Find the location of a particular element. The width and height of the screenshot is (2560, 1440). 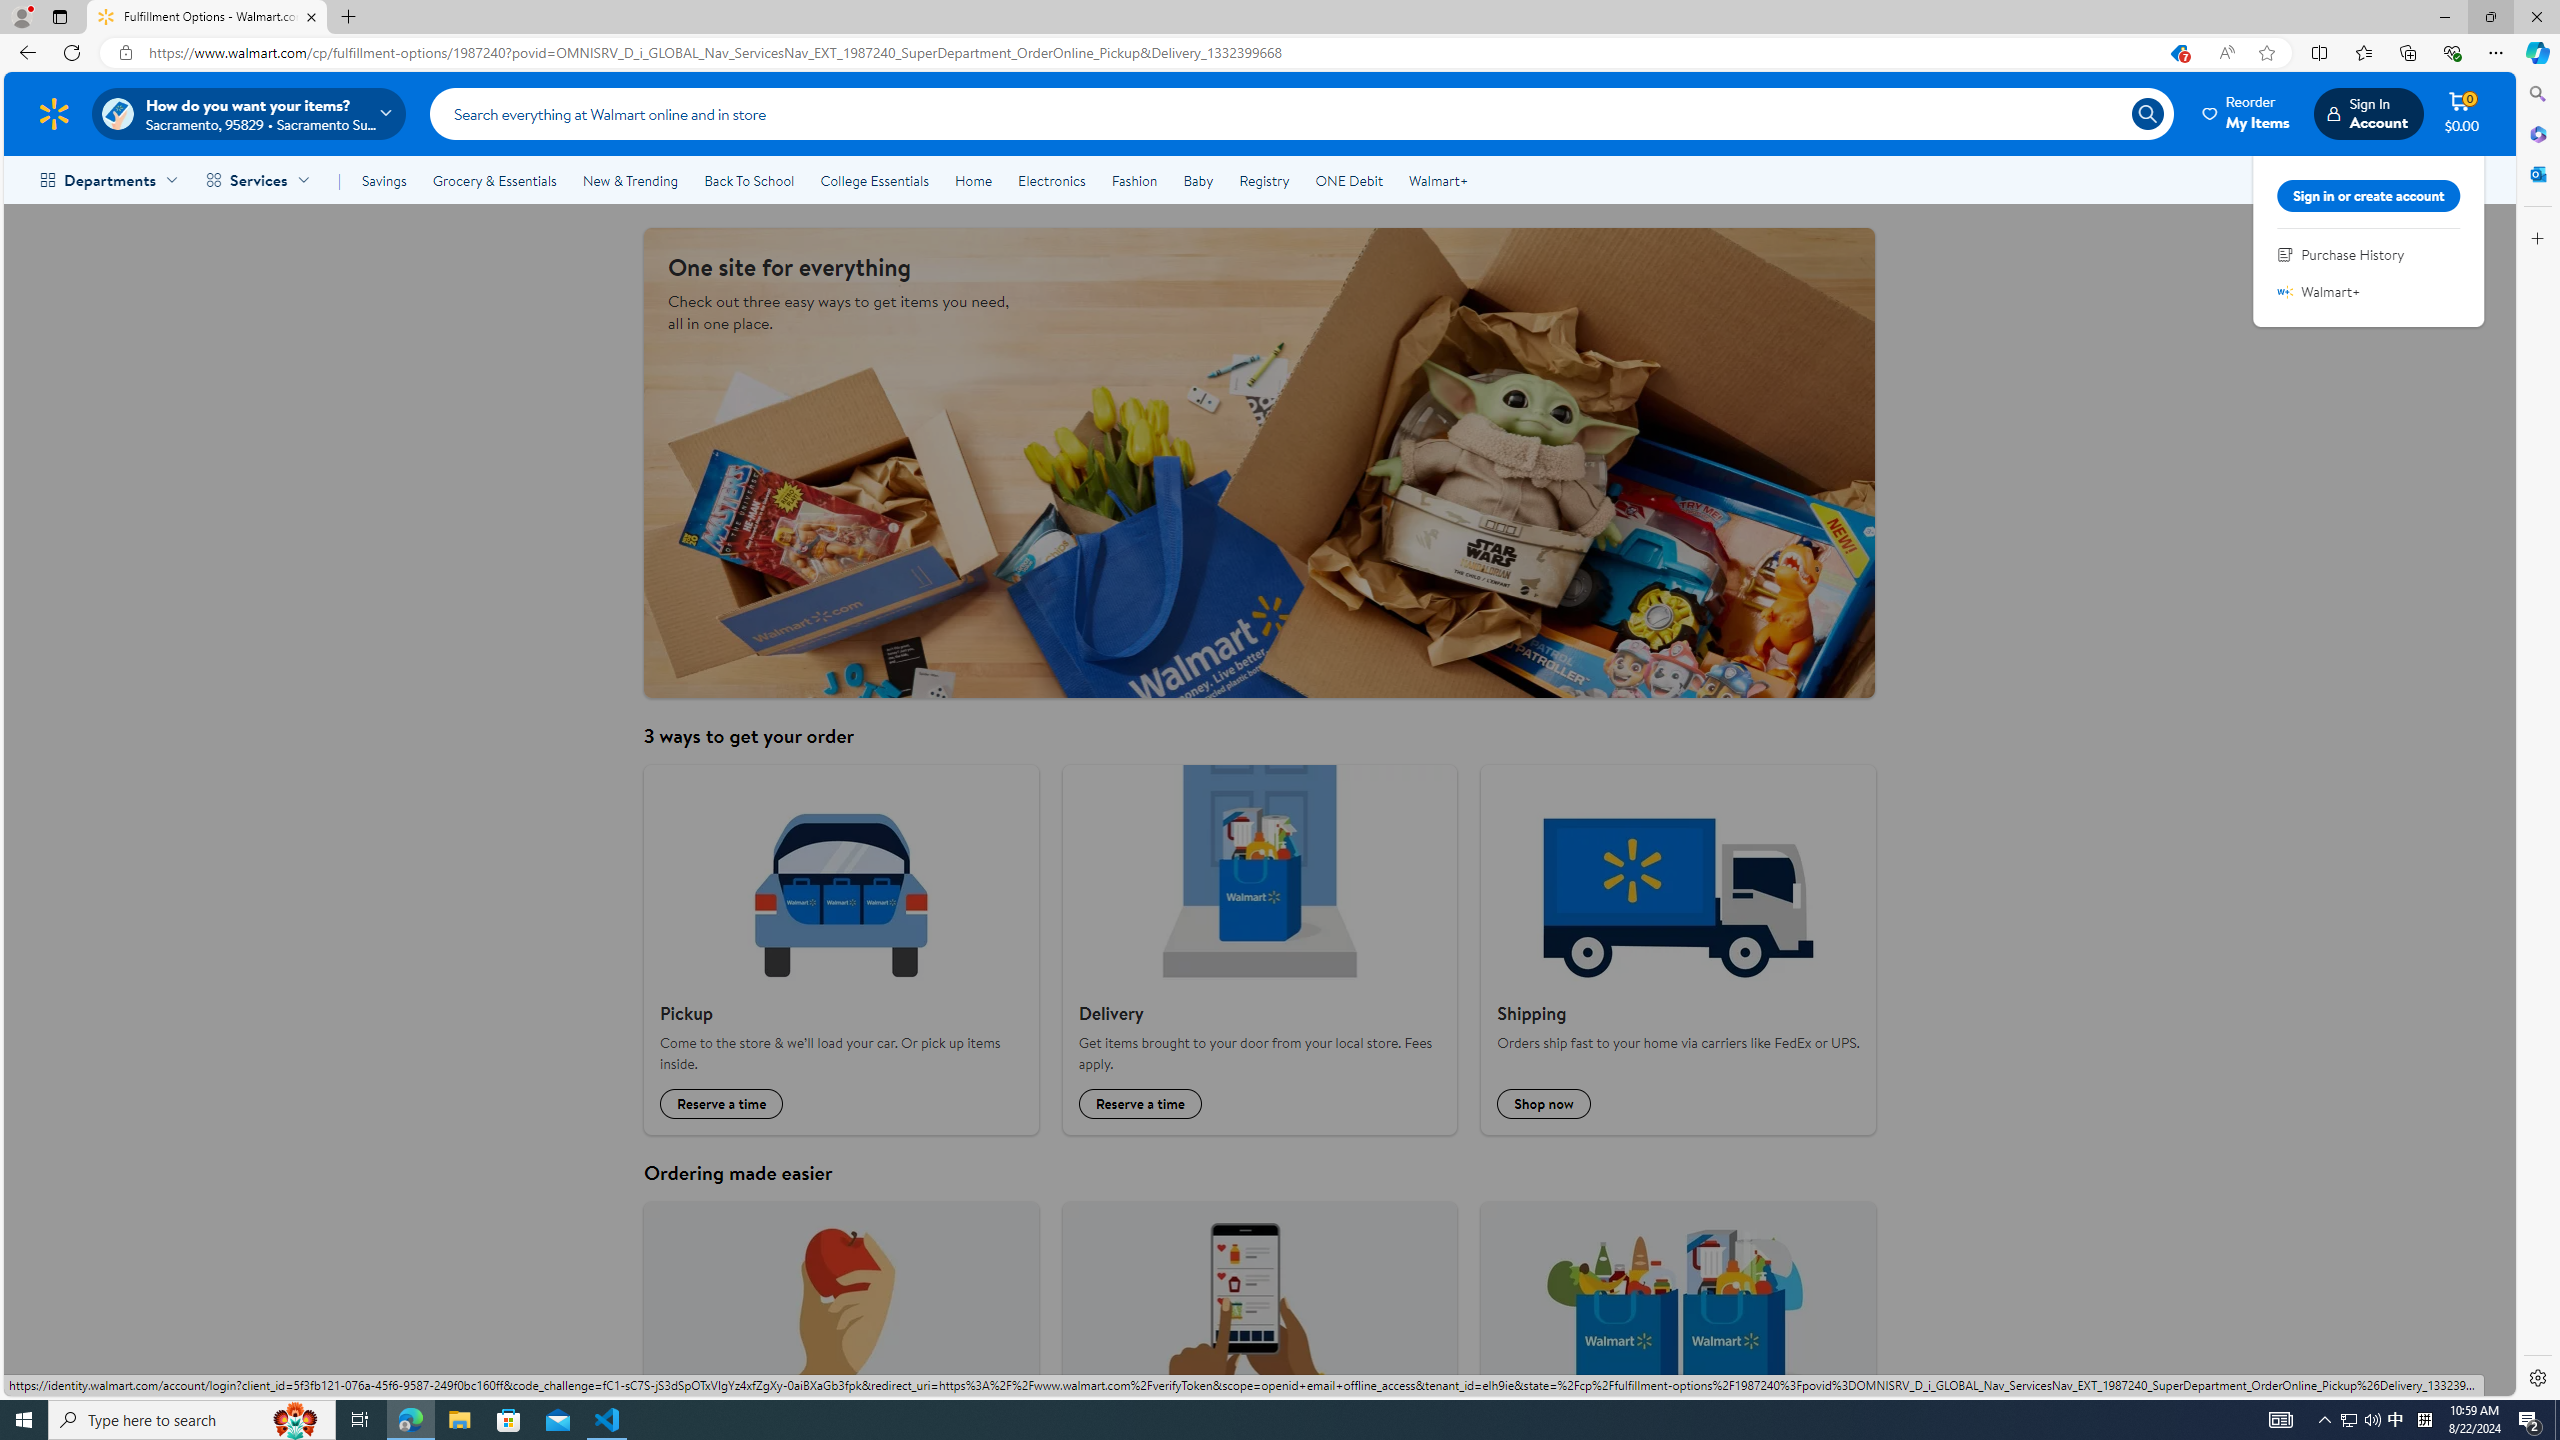

'New & Trending' is located at coordinates (631, 180).